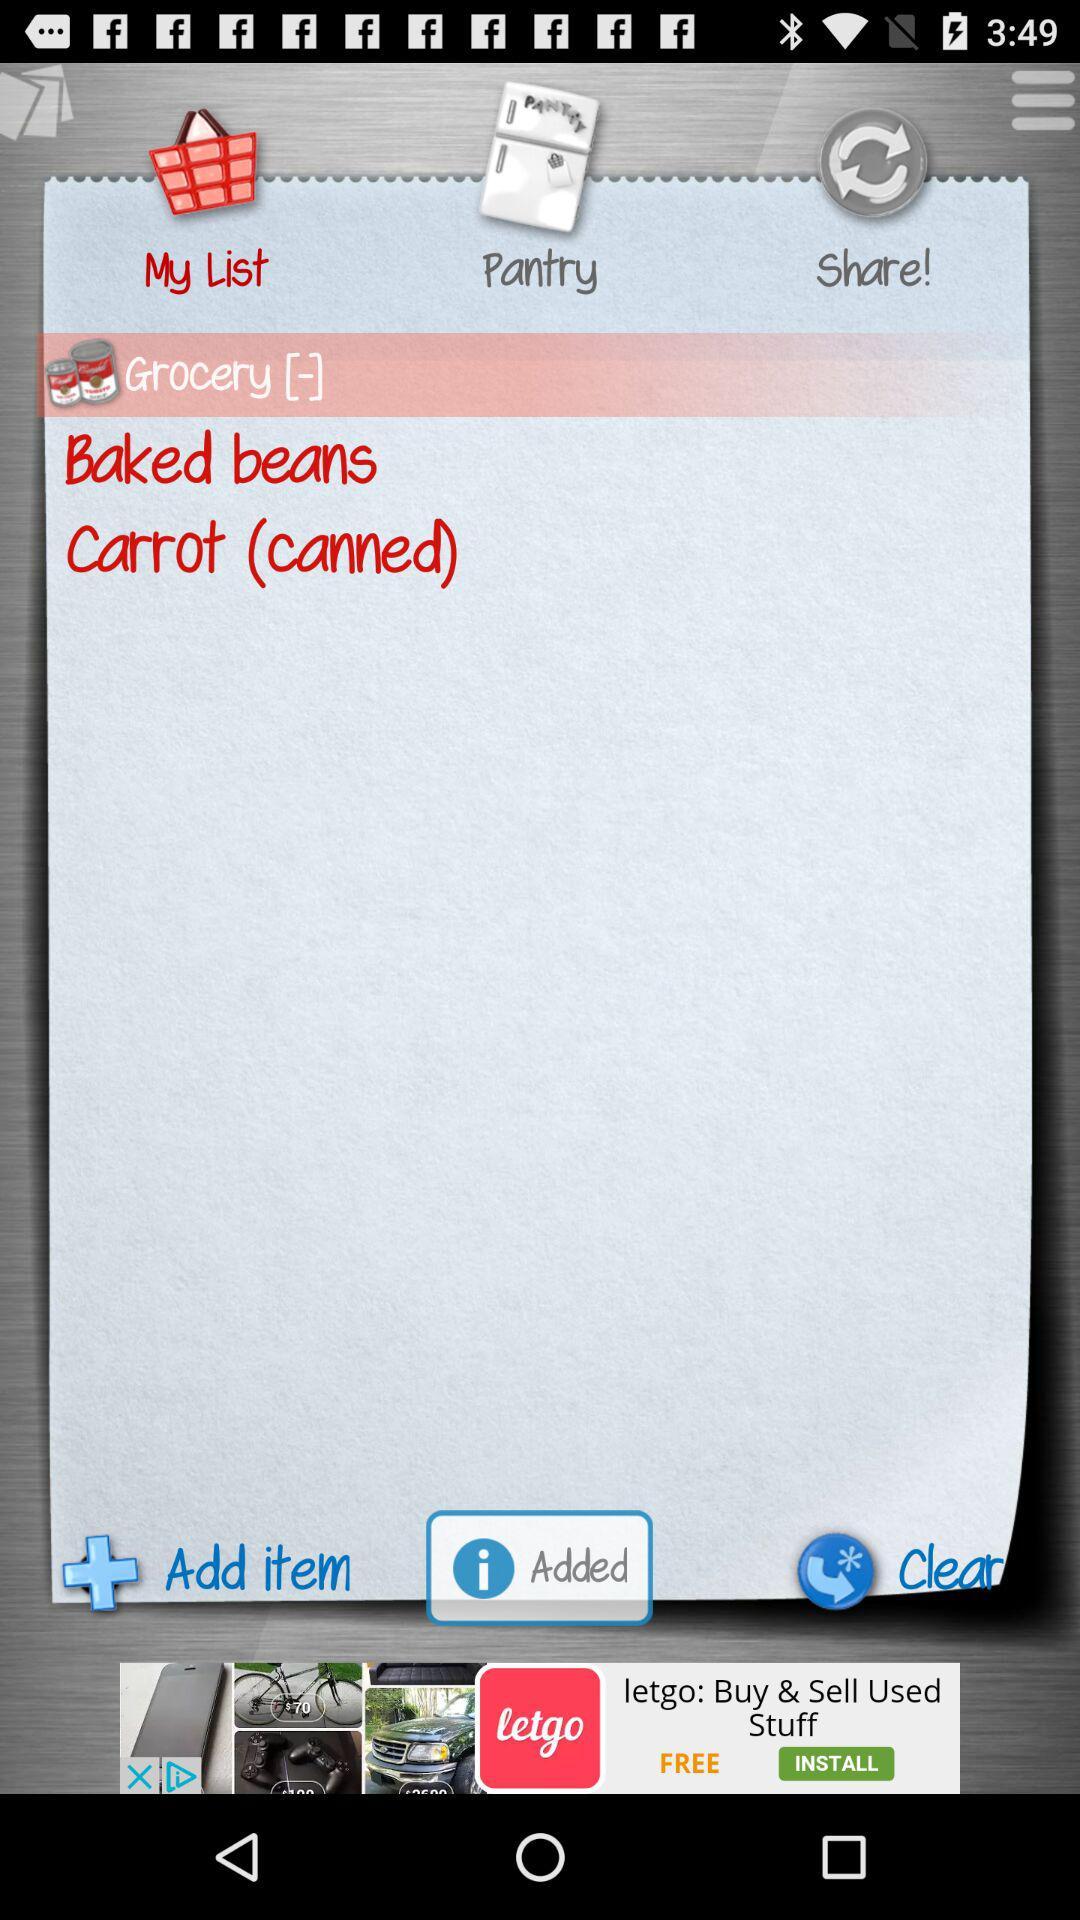 The height and width of the screenshot is (1920, 1080). What do you see at coordinates (206, 165) in the screenshot?
I see `open shop list` at bounding box center [206, 165].